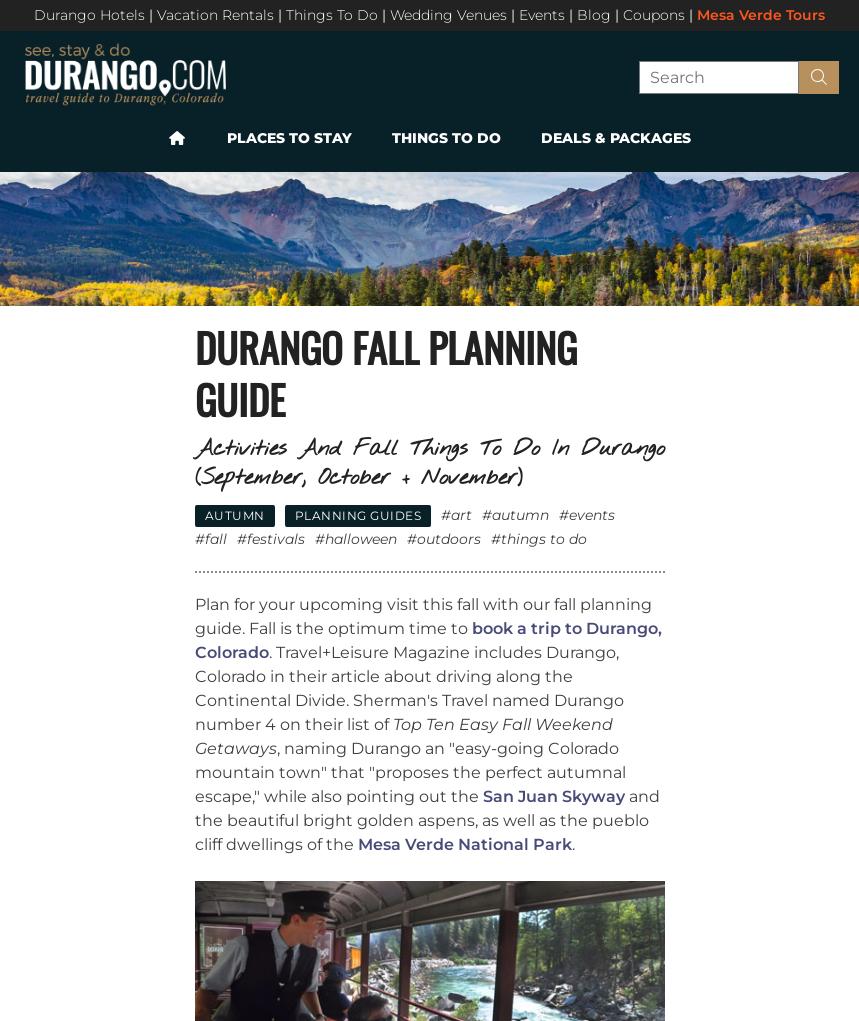 The height and width of the screenshot is (1021, 859). I want to click on '#fall', so click(210, 537).